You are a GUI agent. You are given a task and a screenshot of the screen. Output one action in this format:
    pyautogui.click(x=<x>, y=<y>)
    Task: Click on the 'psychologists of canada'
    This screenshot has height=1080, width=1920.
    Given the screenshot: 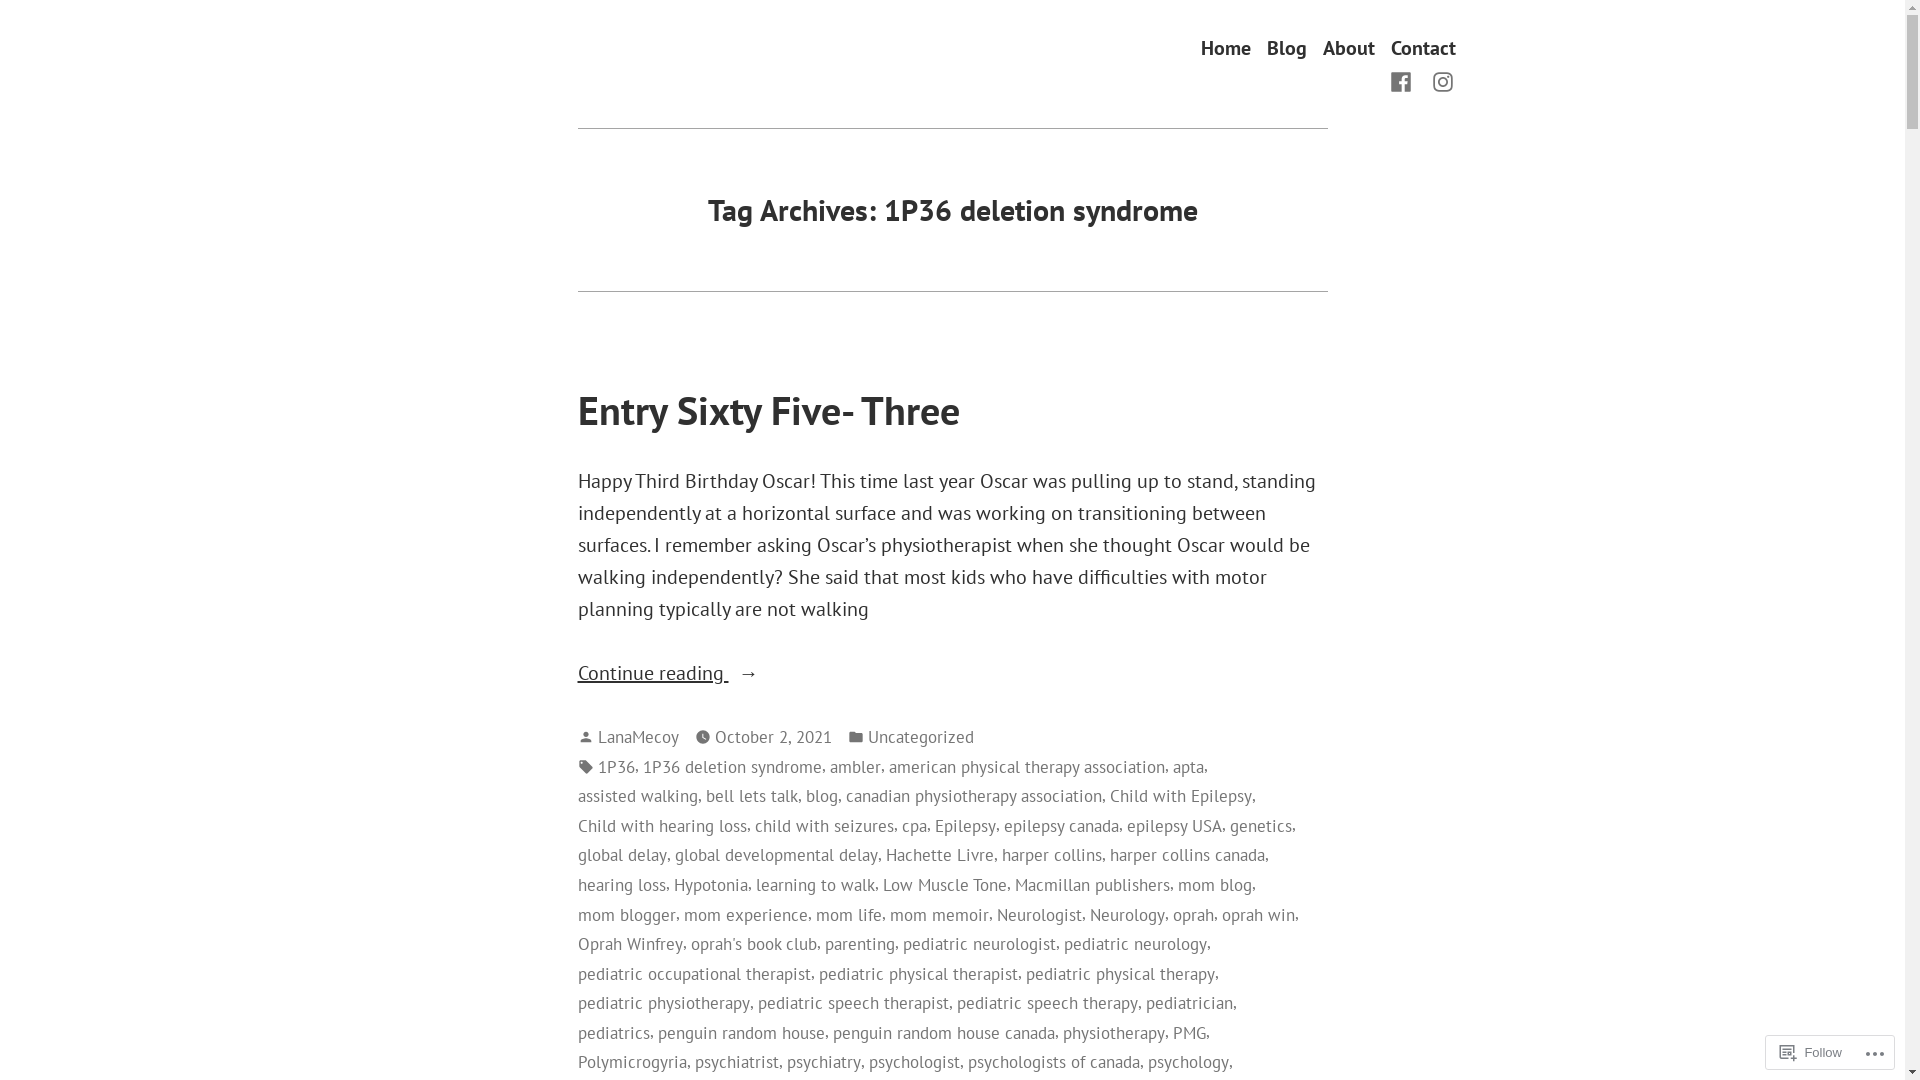 What is the action you would take?
    pyautogui.click(x=1053, y=1060)
    